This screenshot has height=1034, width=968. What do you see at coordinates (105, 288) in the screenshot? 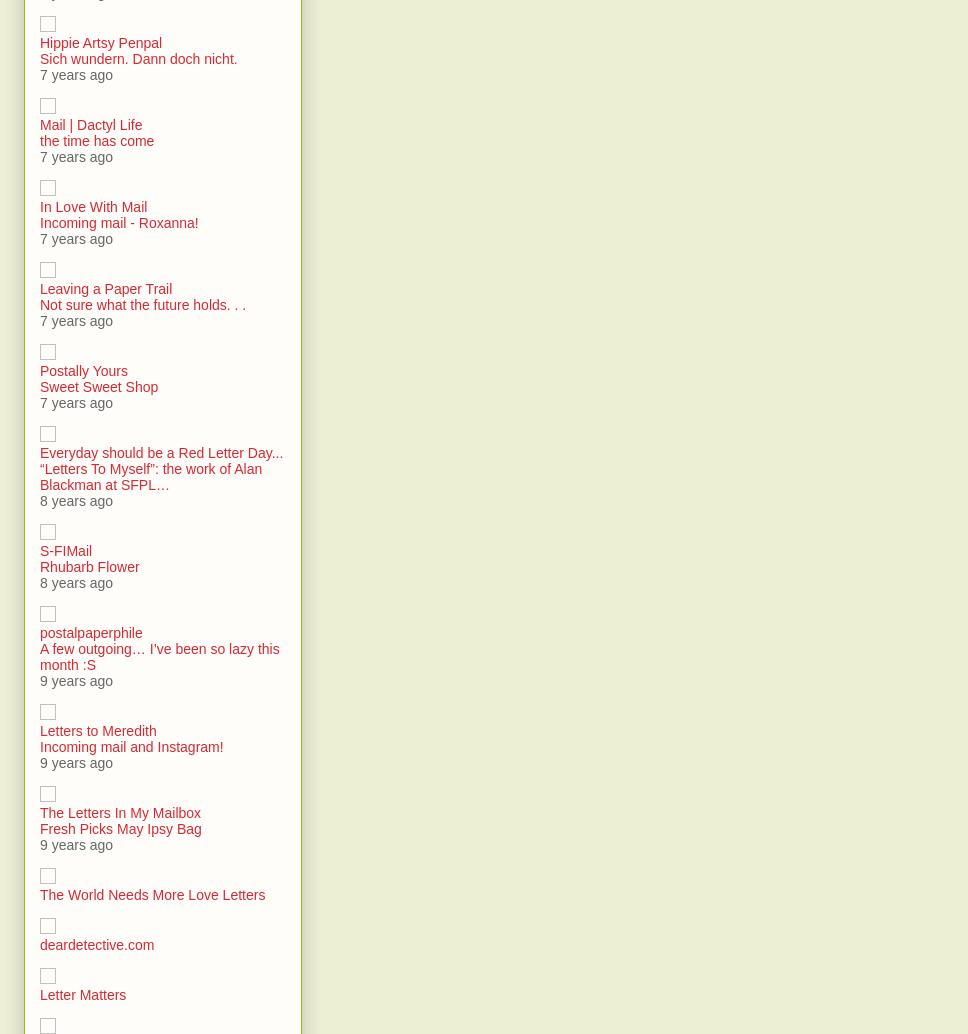
I see `'Leaving a Paper Trail'` at bounding box center [105, 288].